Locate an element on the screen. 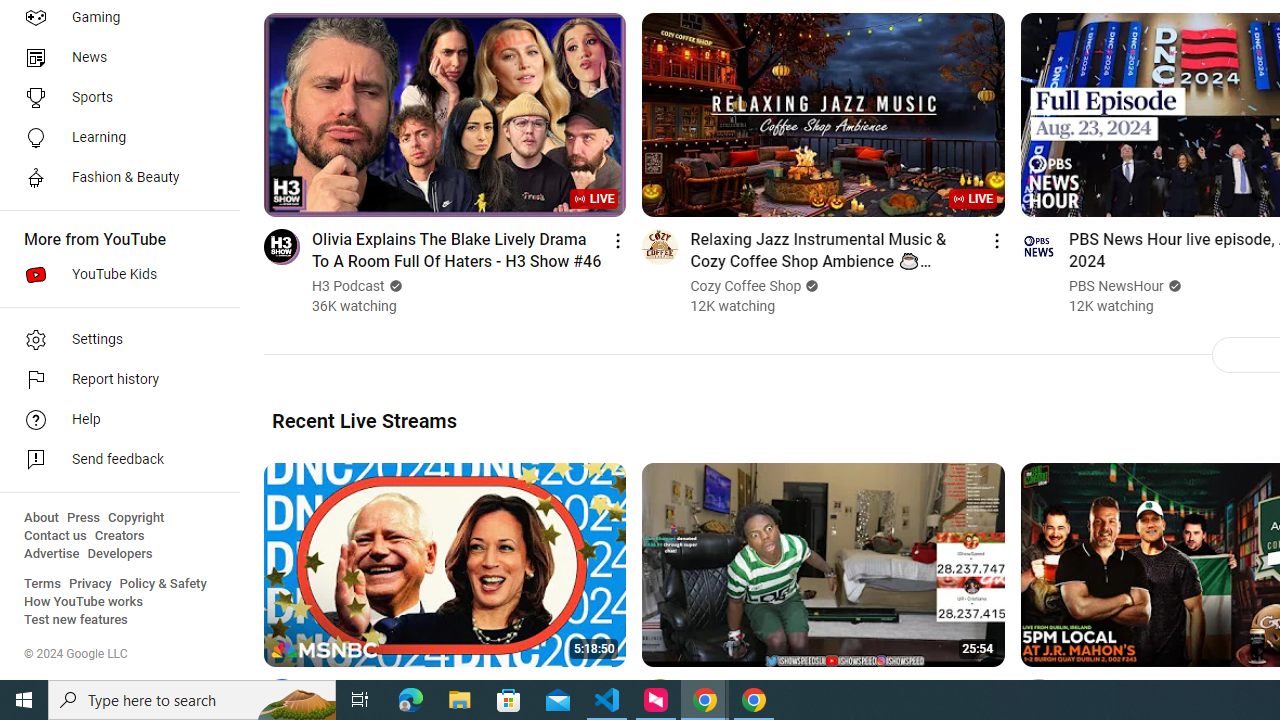 The image size is (1280, 720). 'PBS NewsHour' is located at coordinates (1115, 286).